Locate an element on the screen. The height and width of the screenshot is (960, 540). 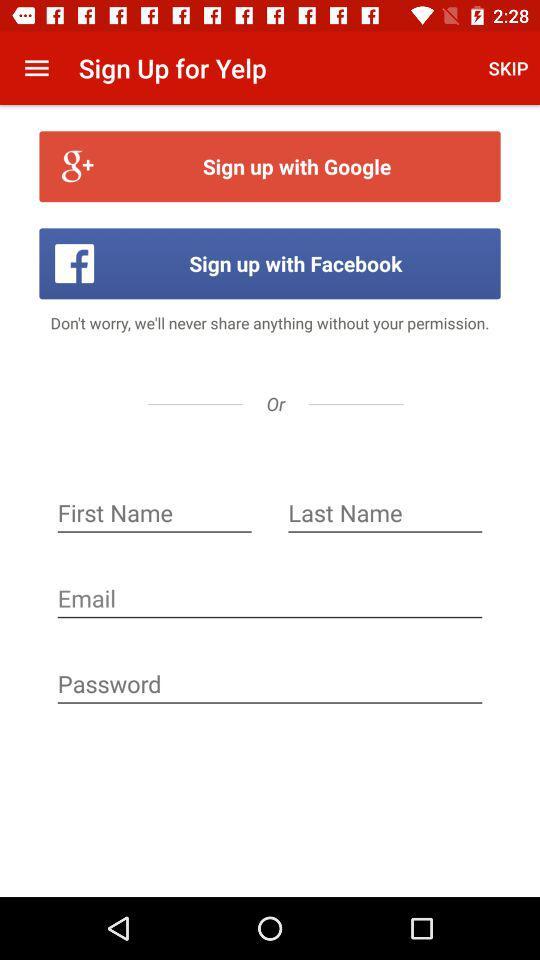
app next to sign up for icon is located at coordinates (36, 68).